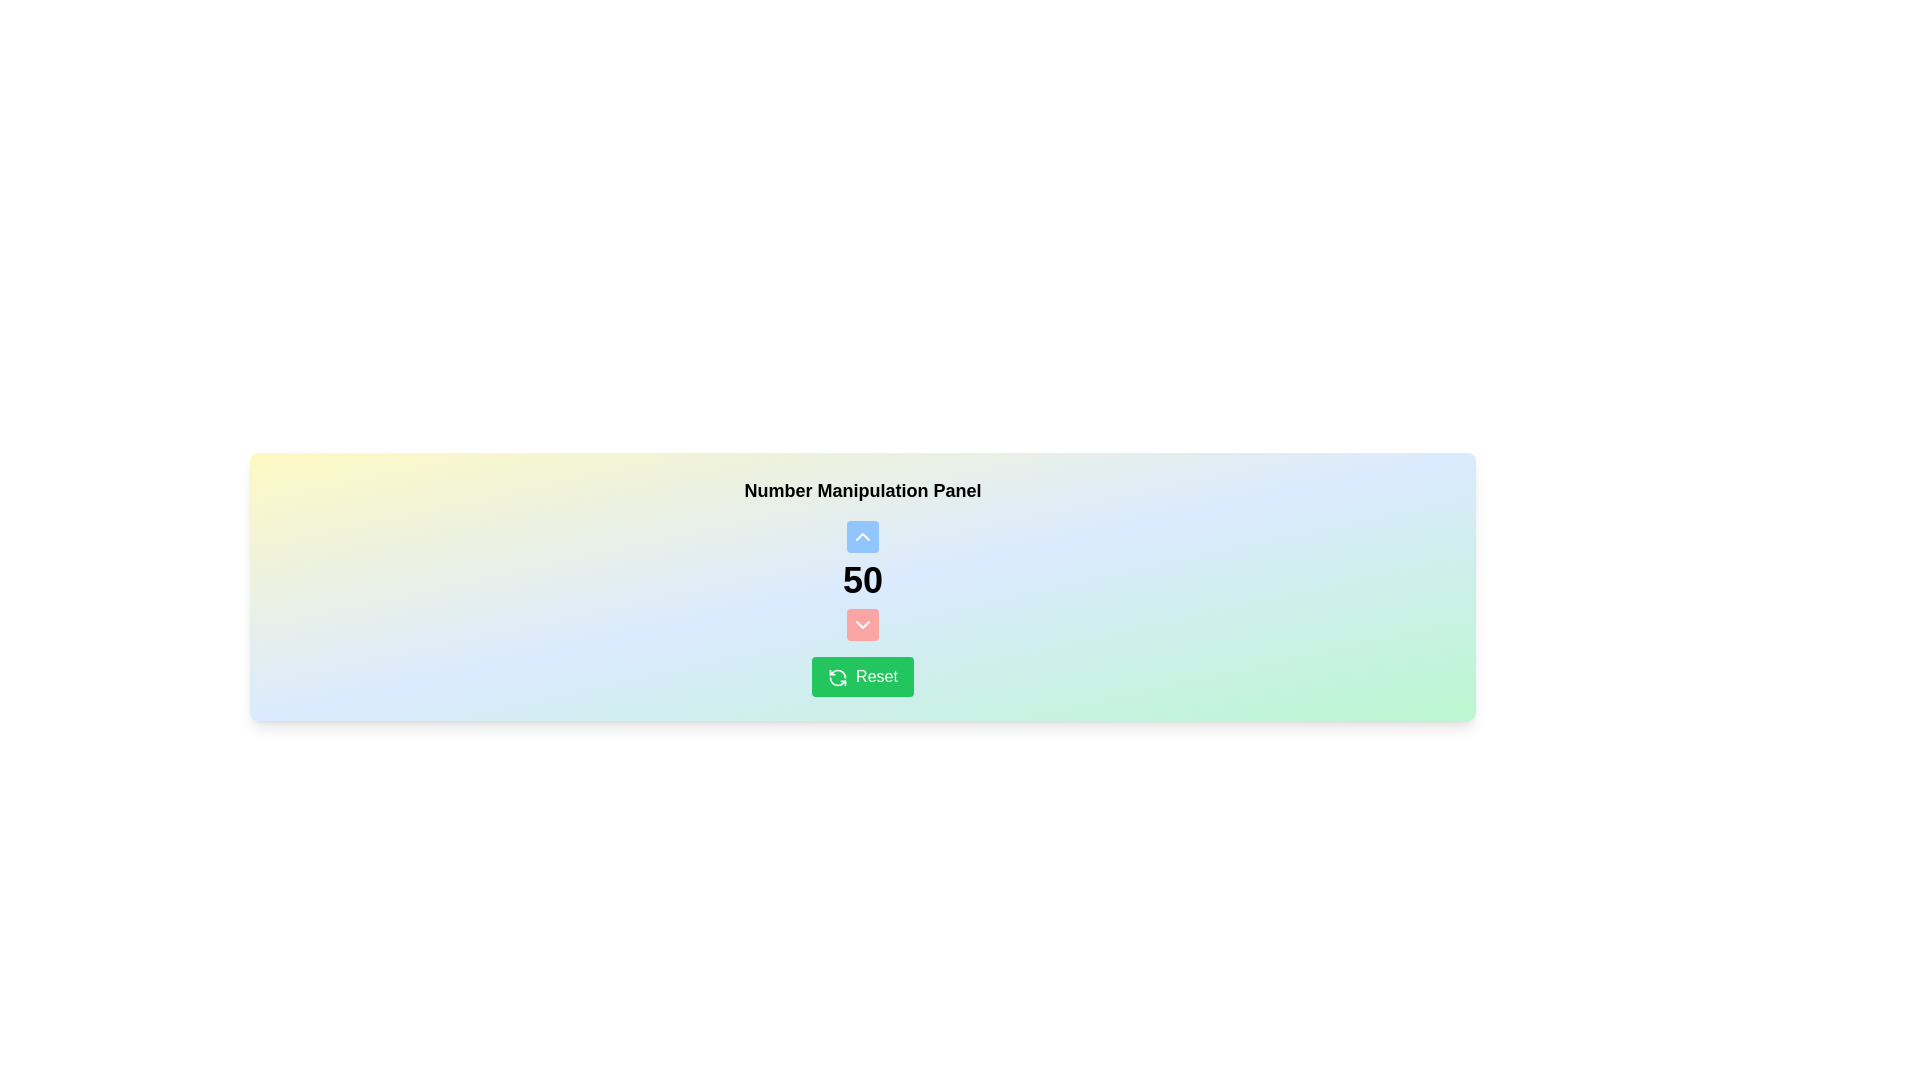  Describe the element at coordinates (838, 676) in the screenshot. I see `the circular green refresh icon located within the 'Reset' button at the bottom-center of the panel for additional effects` at that location.